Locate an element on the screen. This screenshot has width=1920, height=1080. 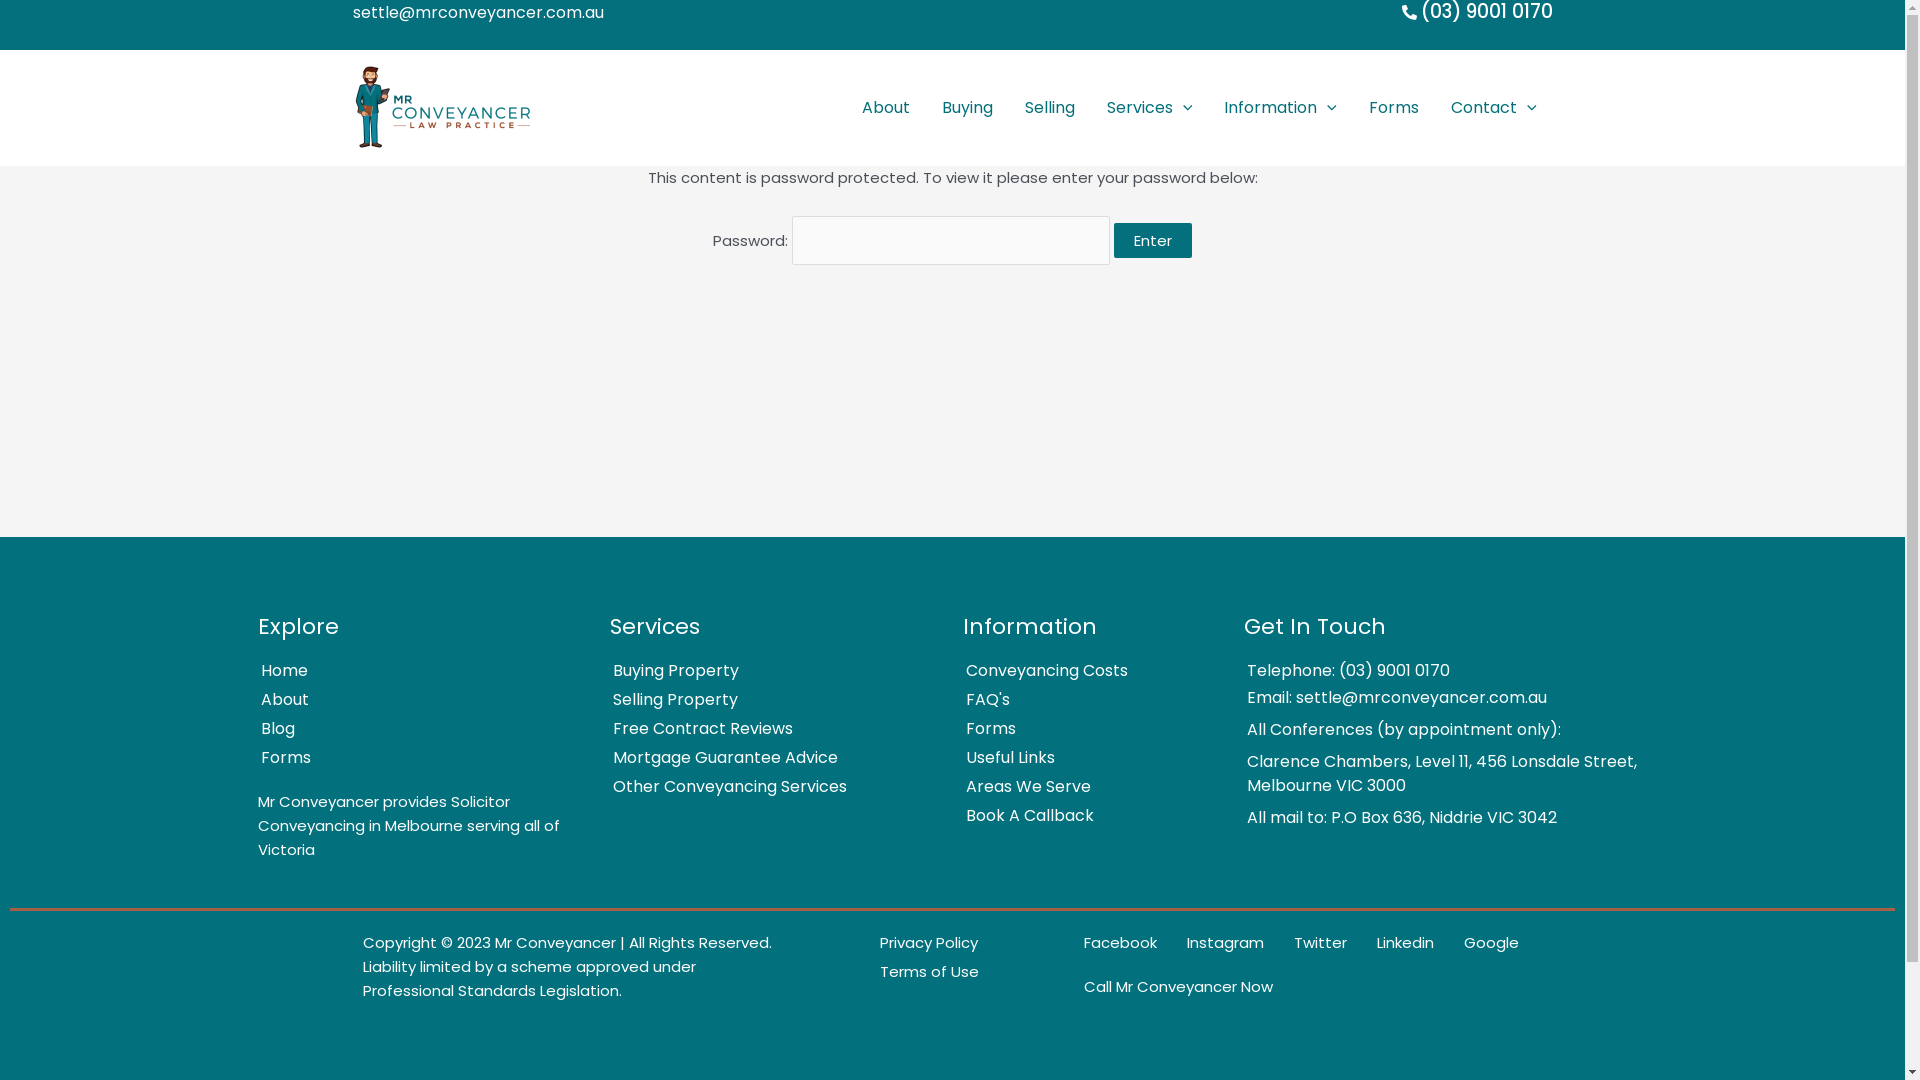
'Enter' is located at coordinates (1152, 238).